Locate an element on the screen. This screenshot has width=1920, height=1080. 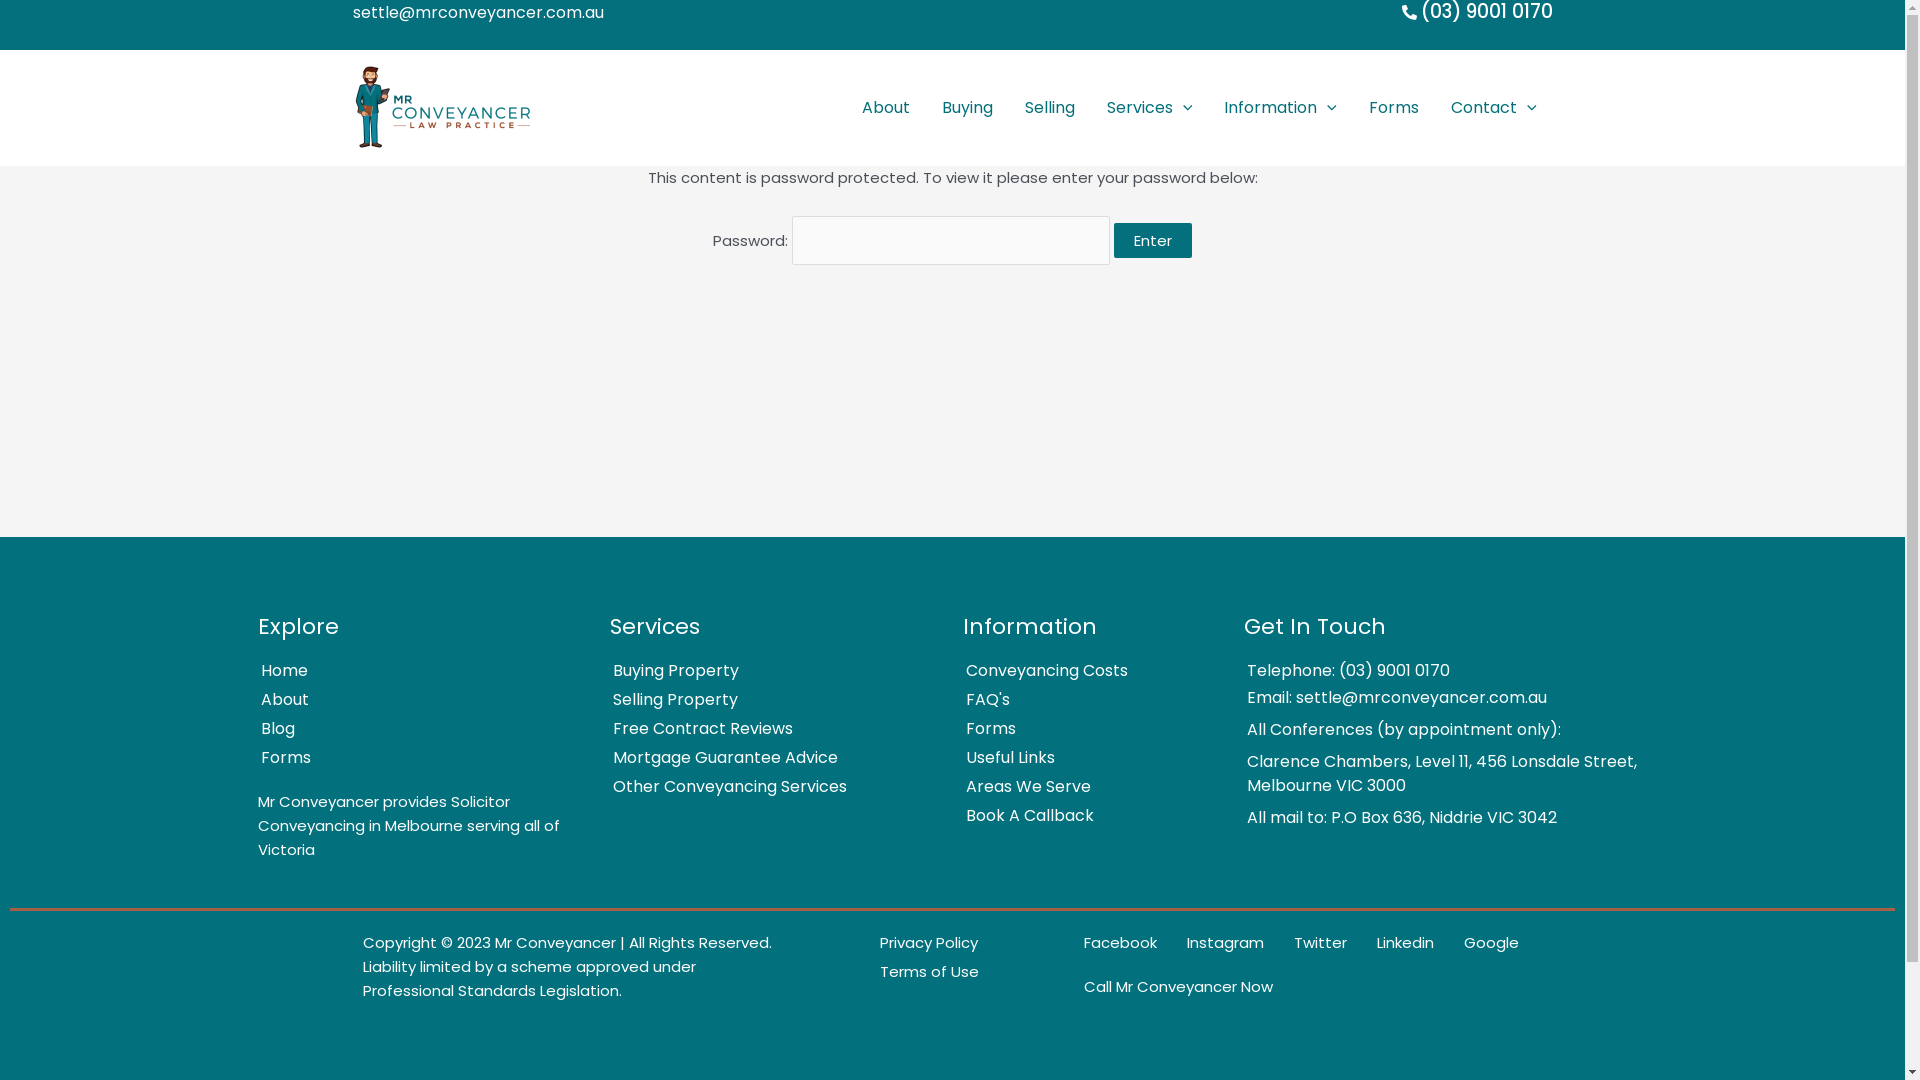
'Enter' is located at coordinates (1152, 238).